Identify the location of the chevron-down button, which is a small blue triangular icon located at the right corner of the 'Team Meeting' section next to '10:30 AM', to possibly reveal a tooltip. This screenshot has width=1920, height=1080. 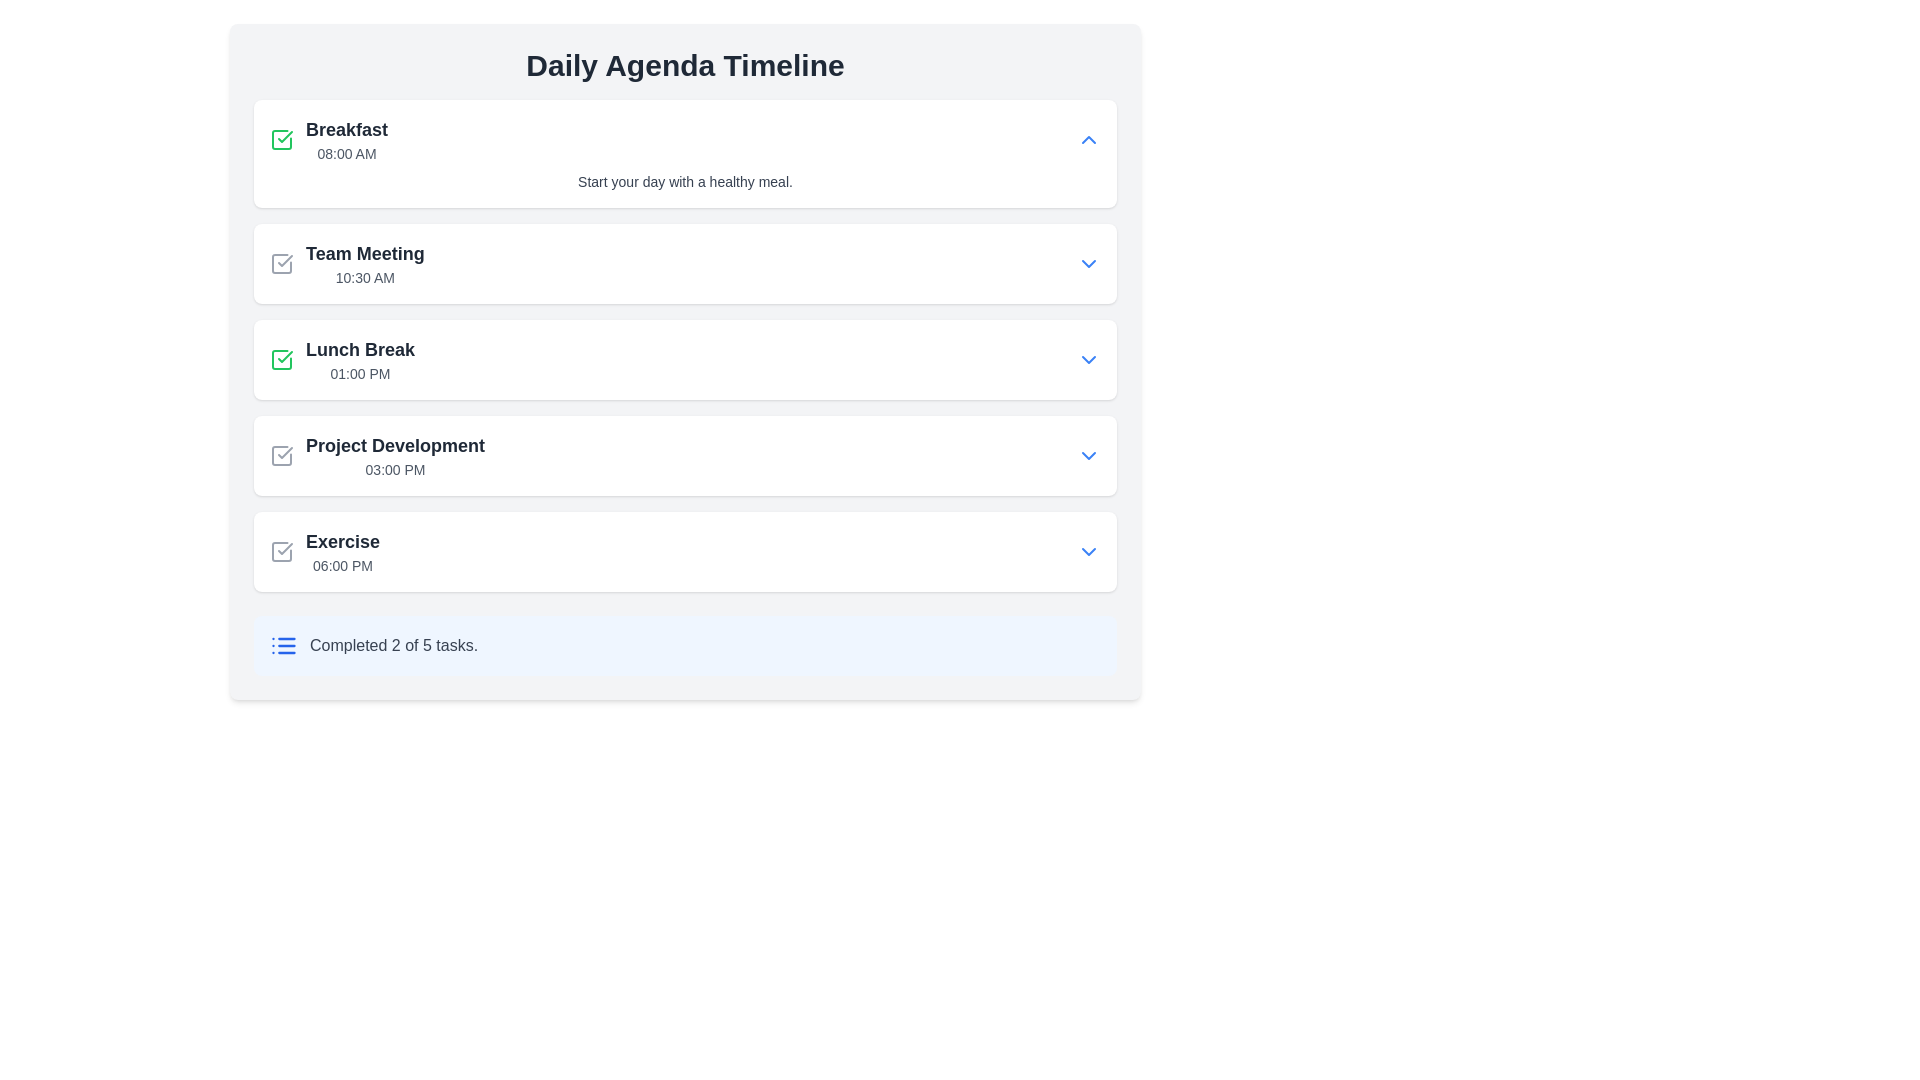
(1088, 262).